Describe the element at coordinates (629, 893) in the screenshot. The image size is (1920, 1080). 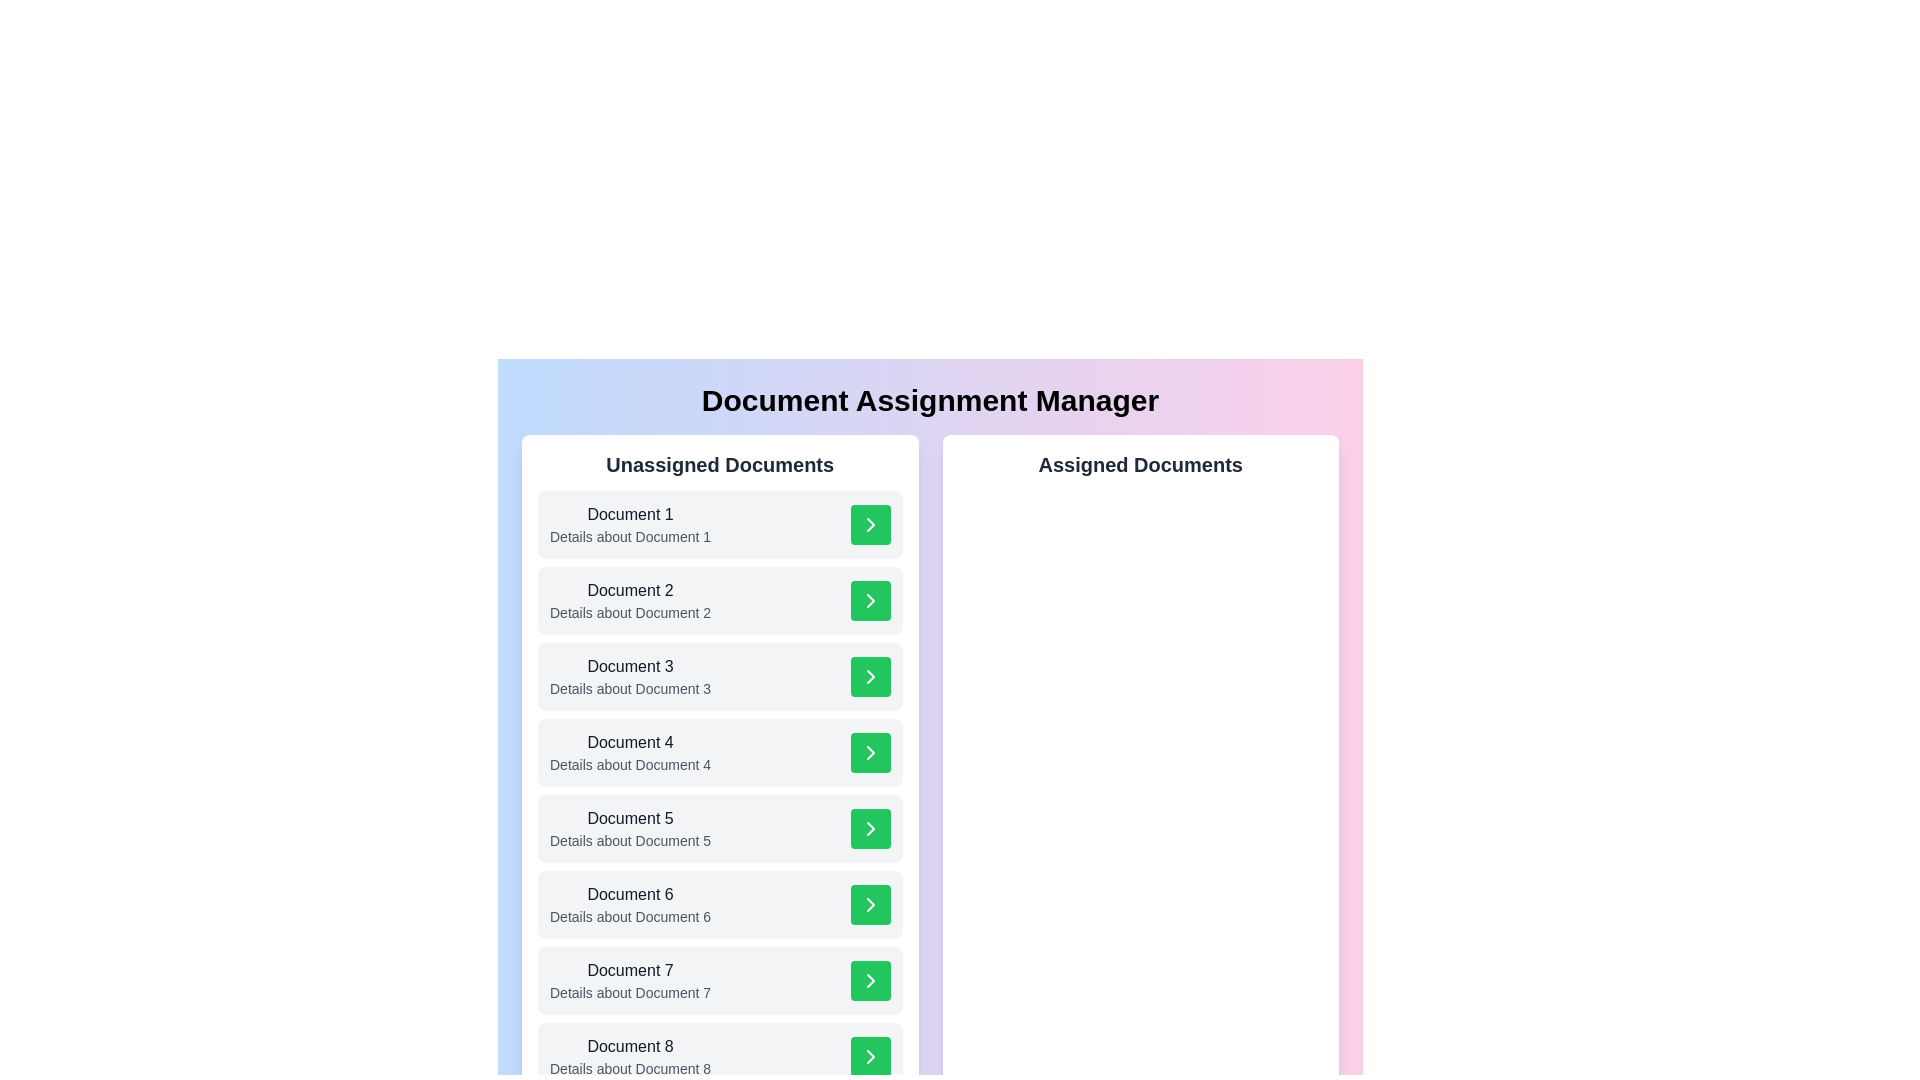
I see `the static text label displaying 'Document 6' in bold, dark gray font, which is the title of a document entry within the 'Unassigned Documents' section` at that location.